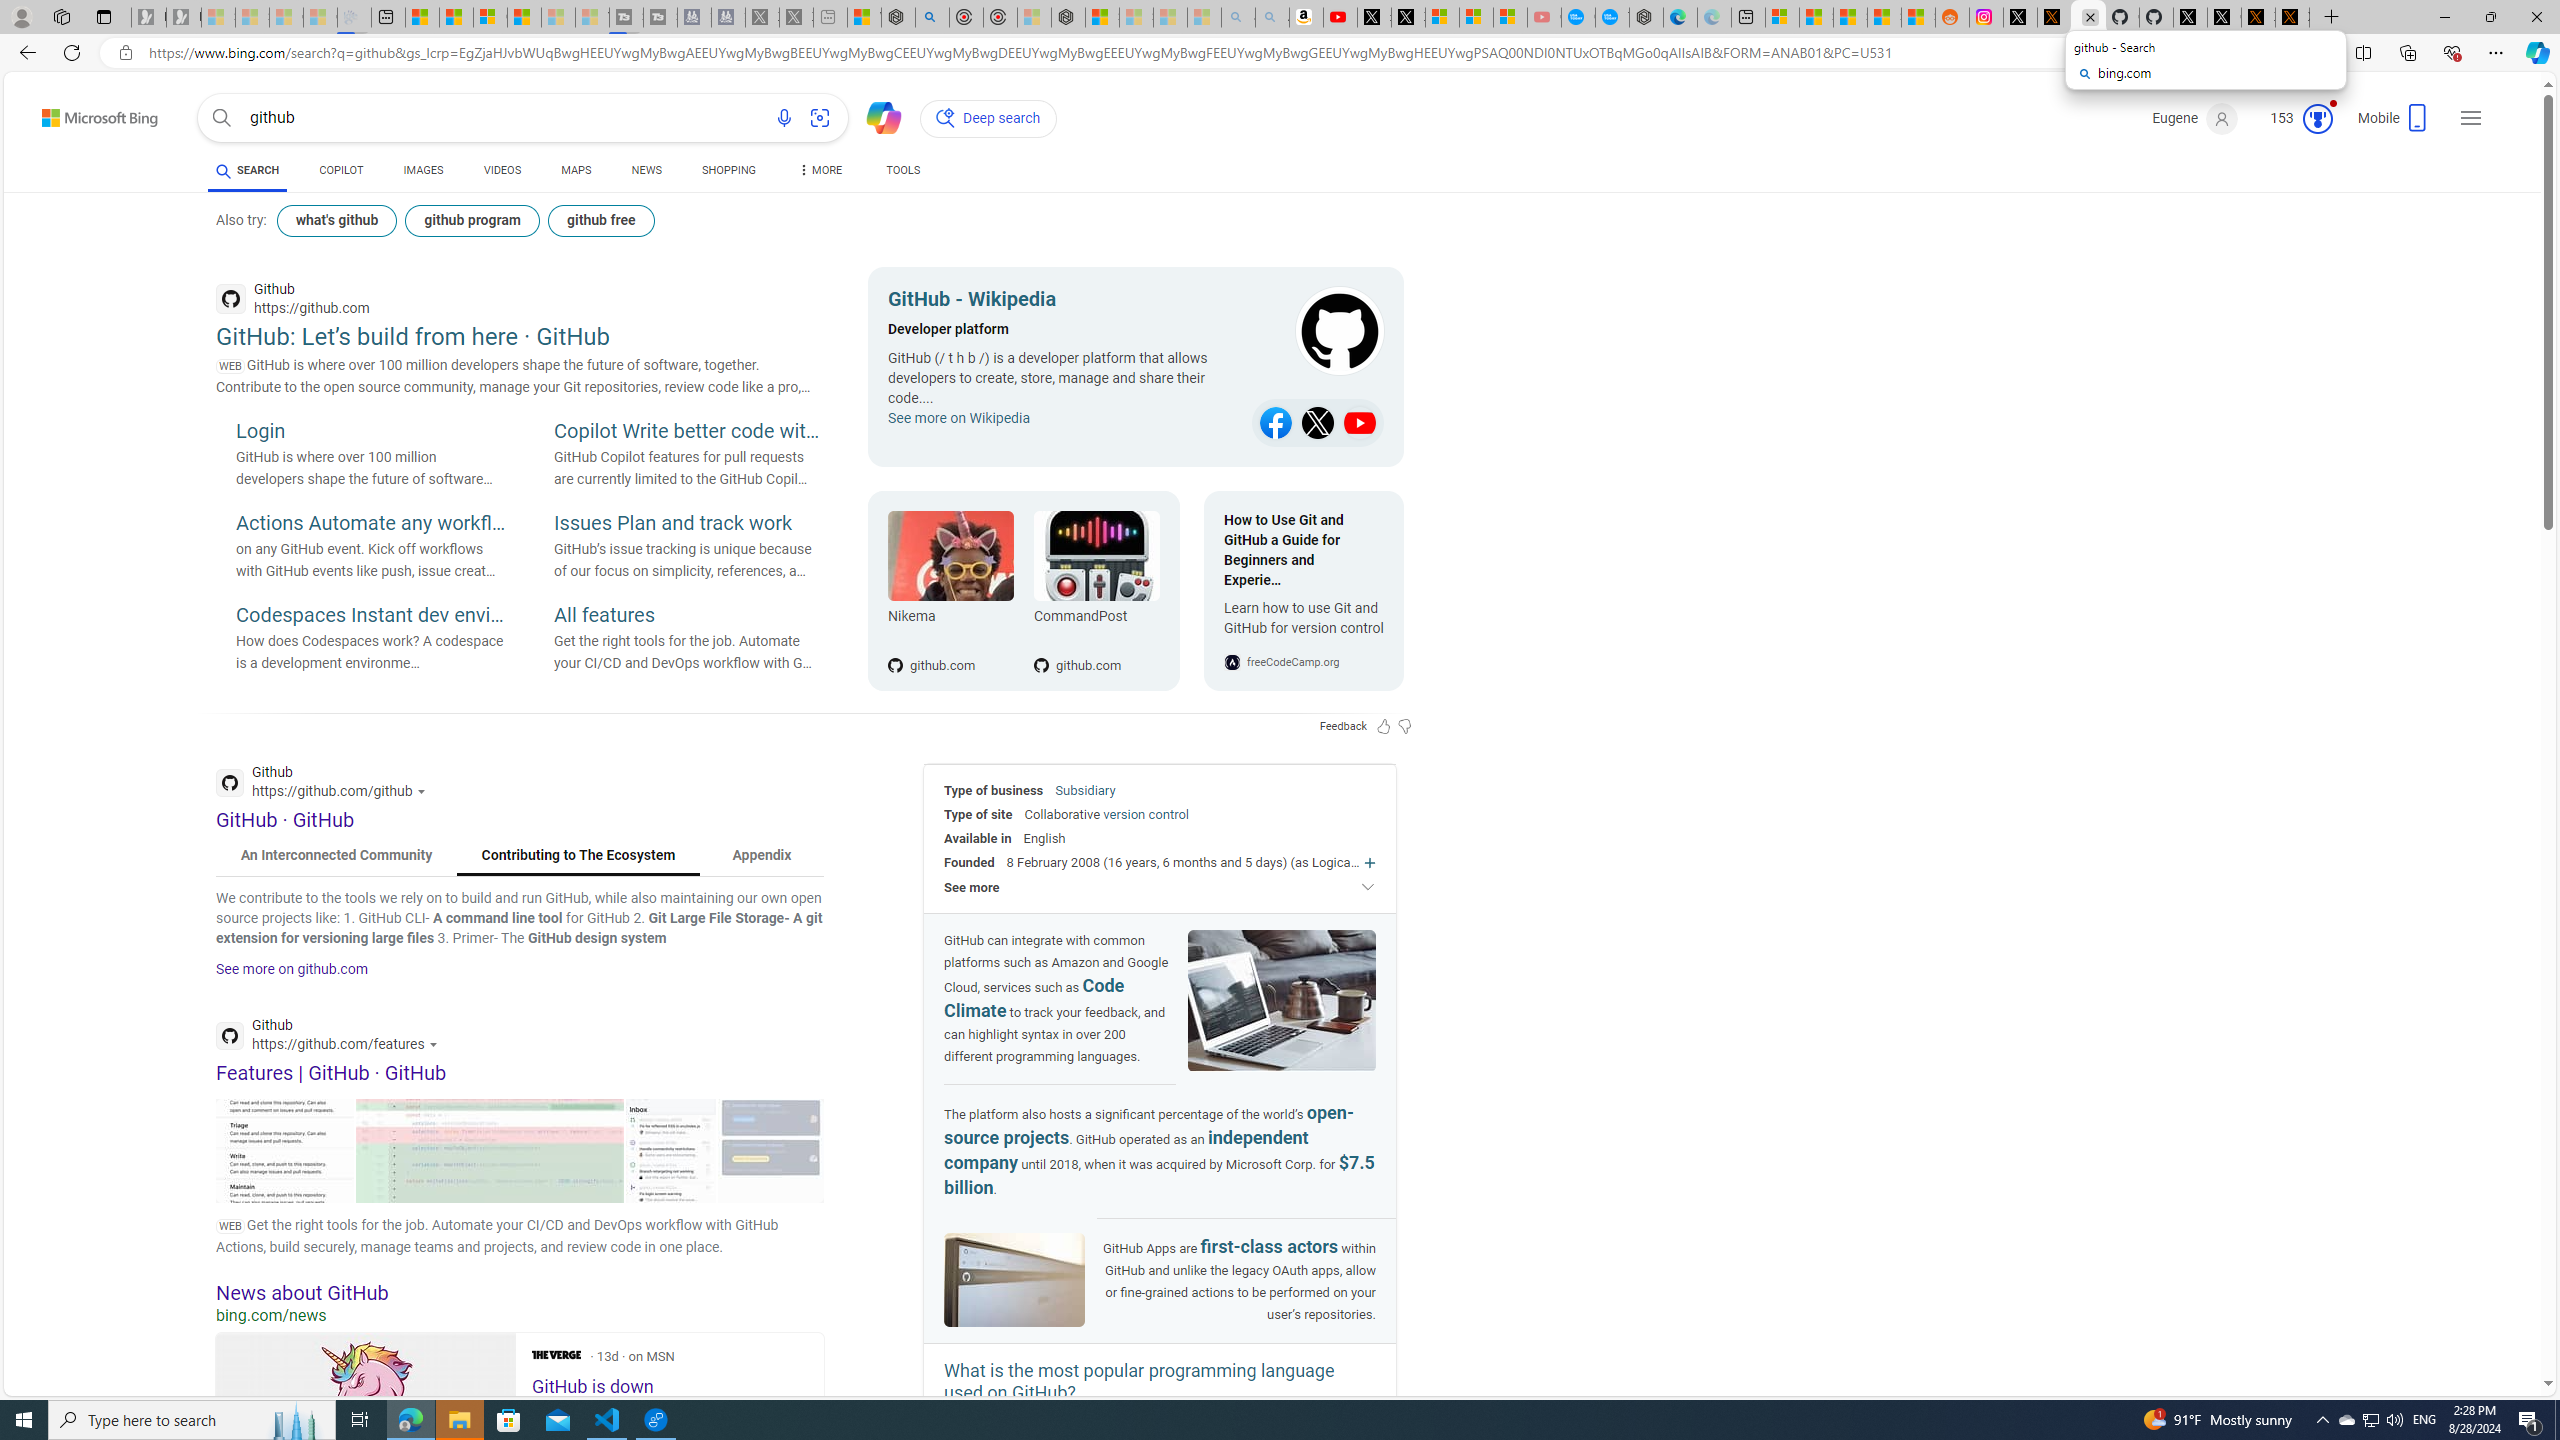 This screenshot has width=2560, height=1440. I want to click on 'Contributing to The Ecosystem', so click(578, 855).